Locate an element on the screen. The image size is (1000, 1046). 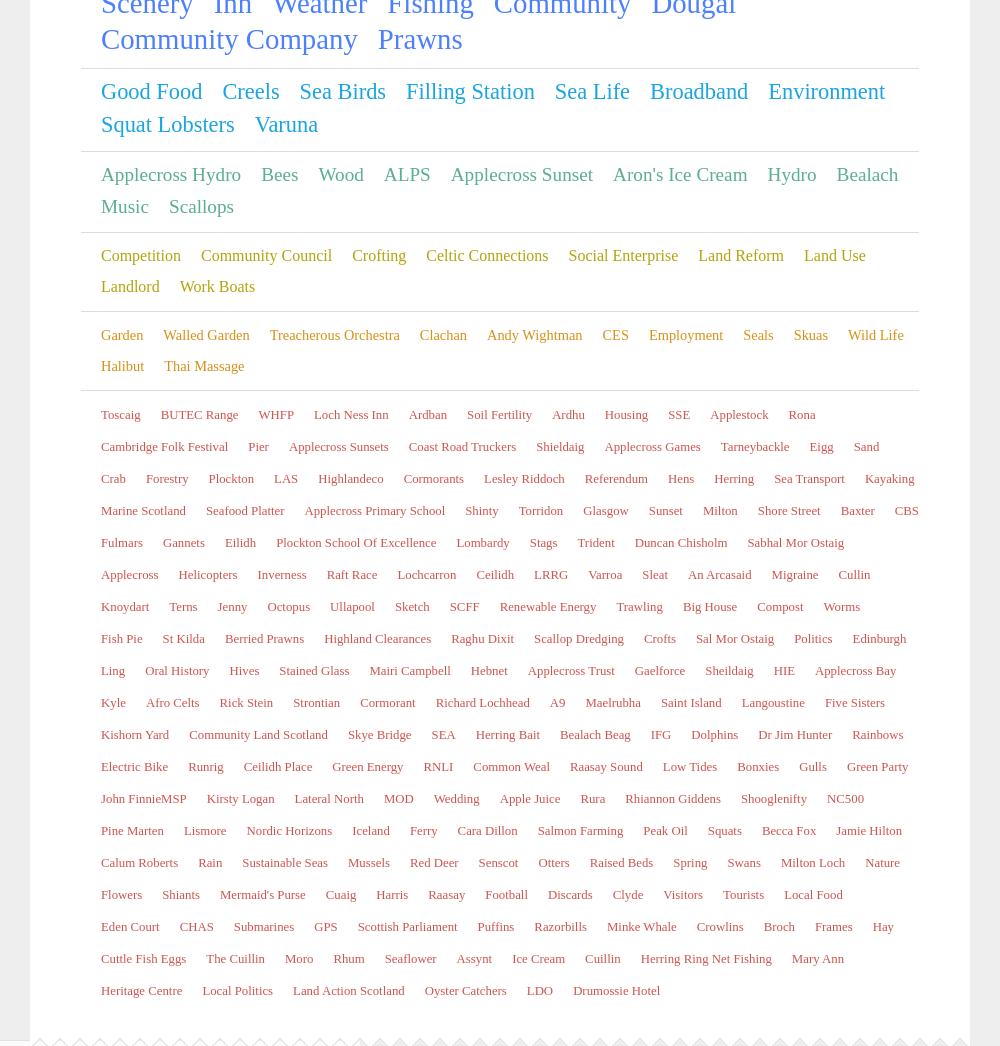
'Hydro' is located at coordinates (559, 997).